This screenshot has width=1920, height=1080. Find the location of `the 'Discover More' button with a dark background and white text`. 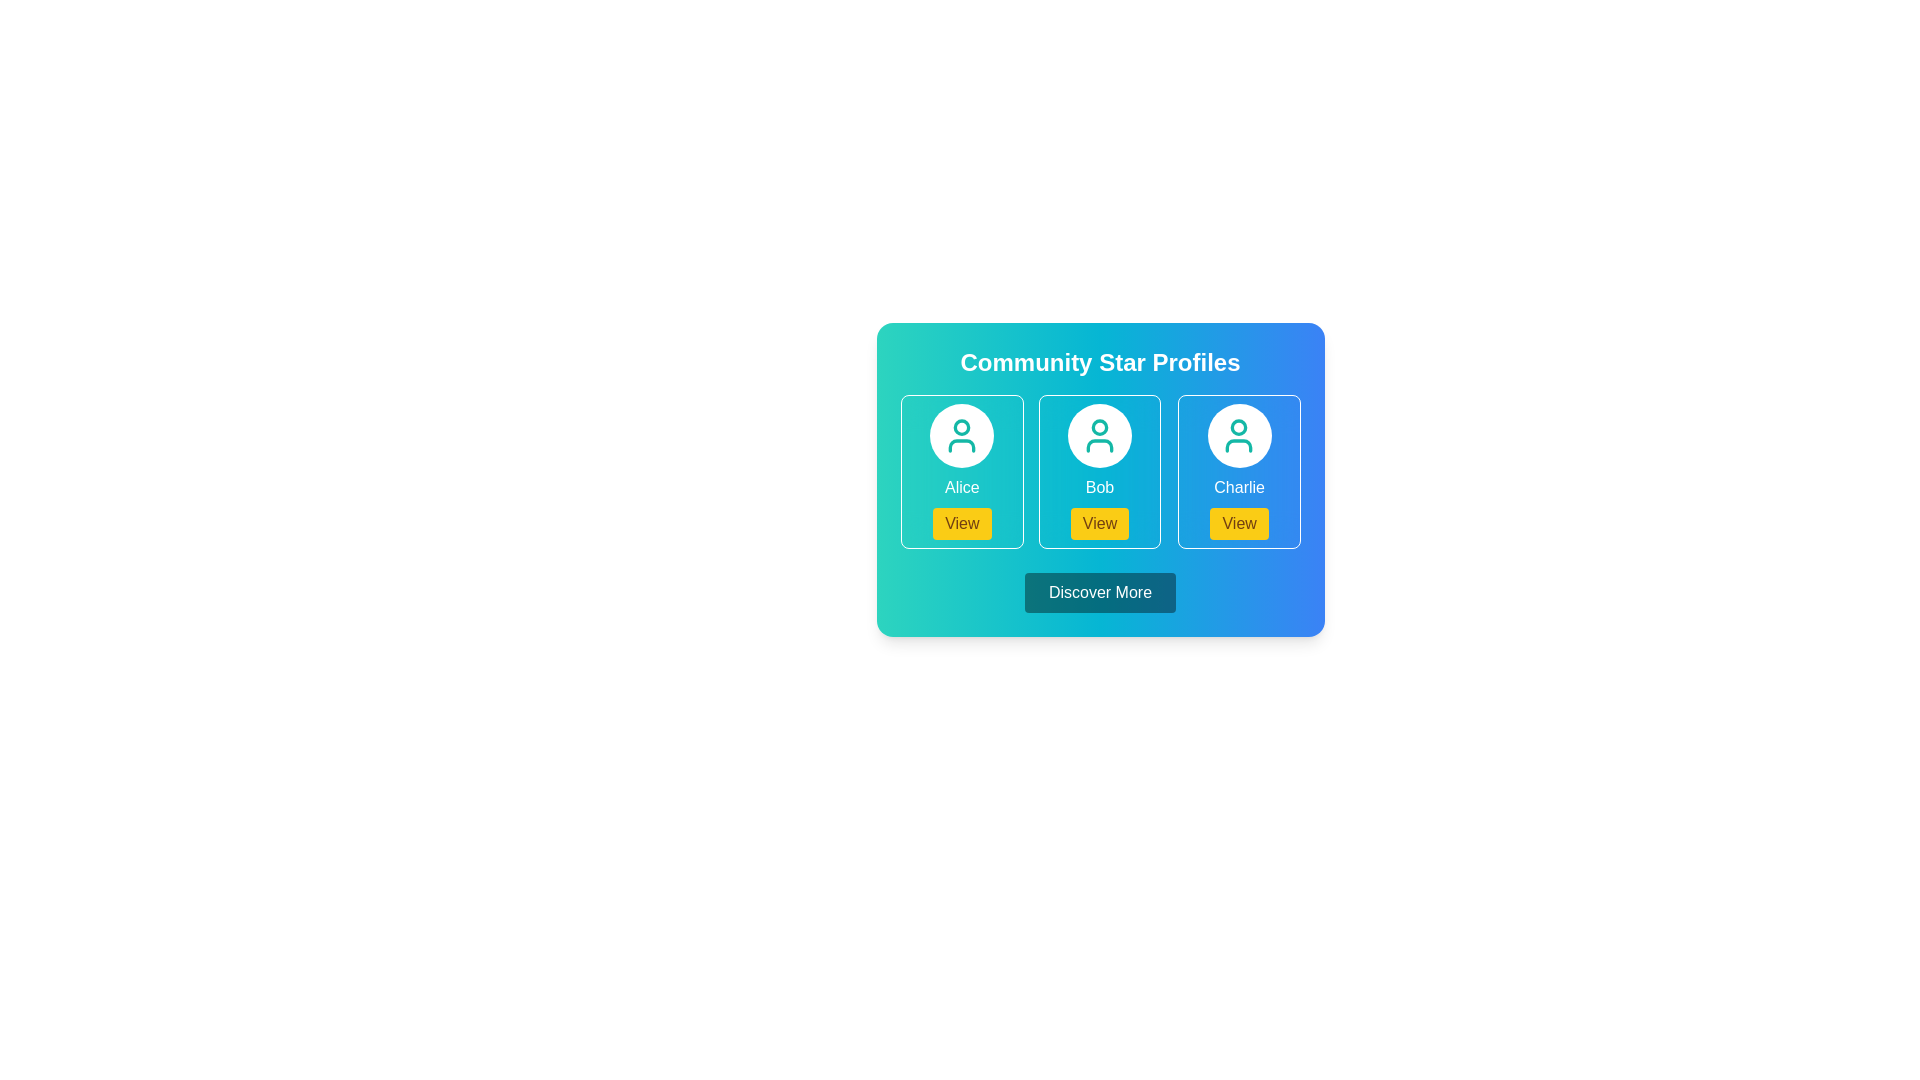

the 'Discover More' button with a dark background and white text is located at coordinates (1099, 592).